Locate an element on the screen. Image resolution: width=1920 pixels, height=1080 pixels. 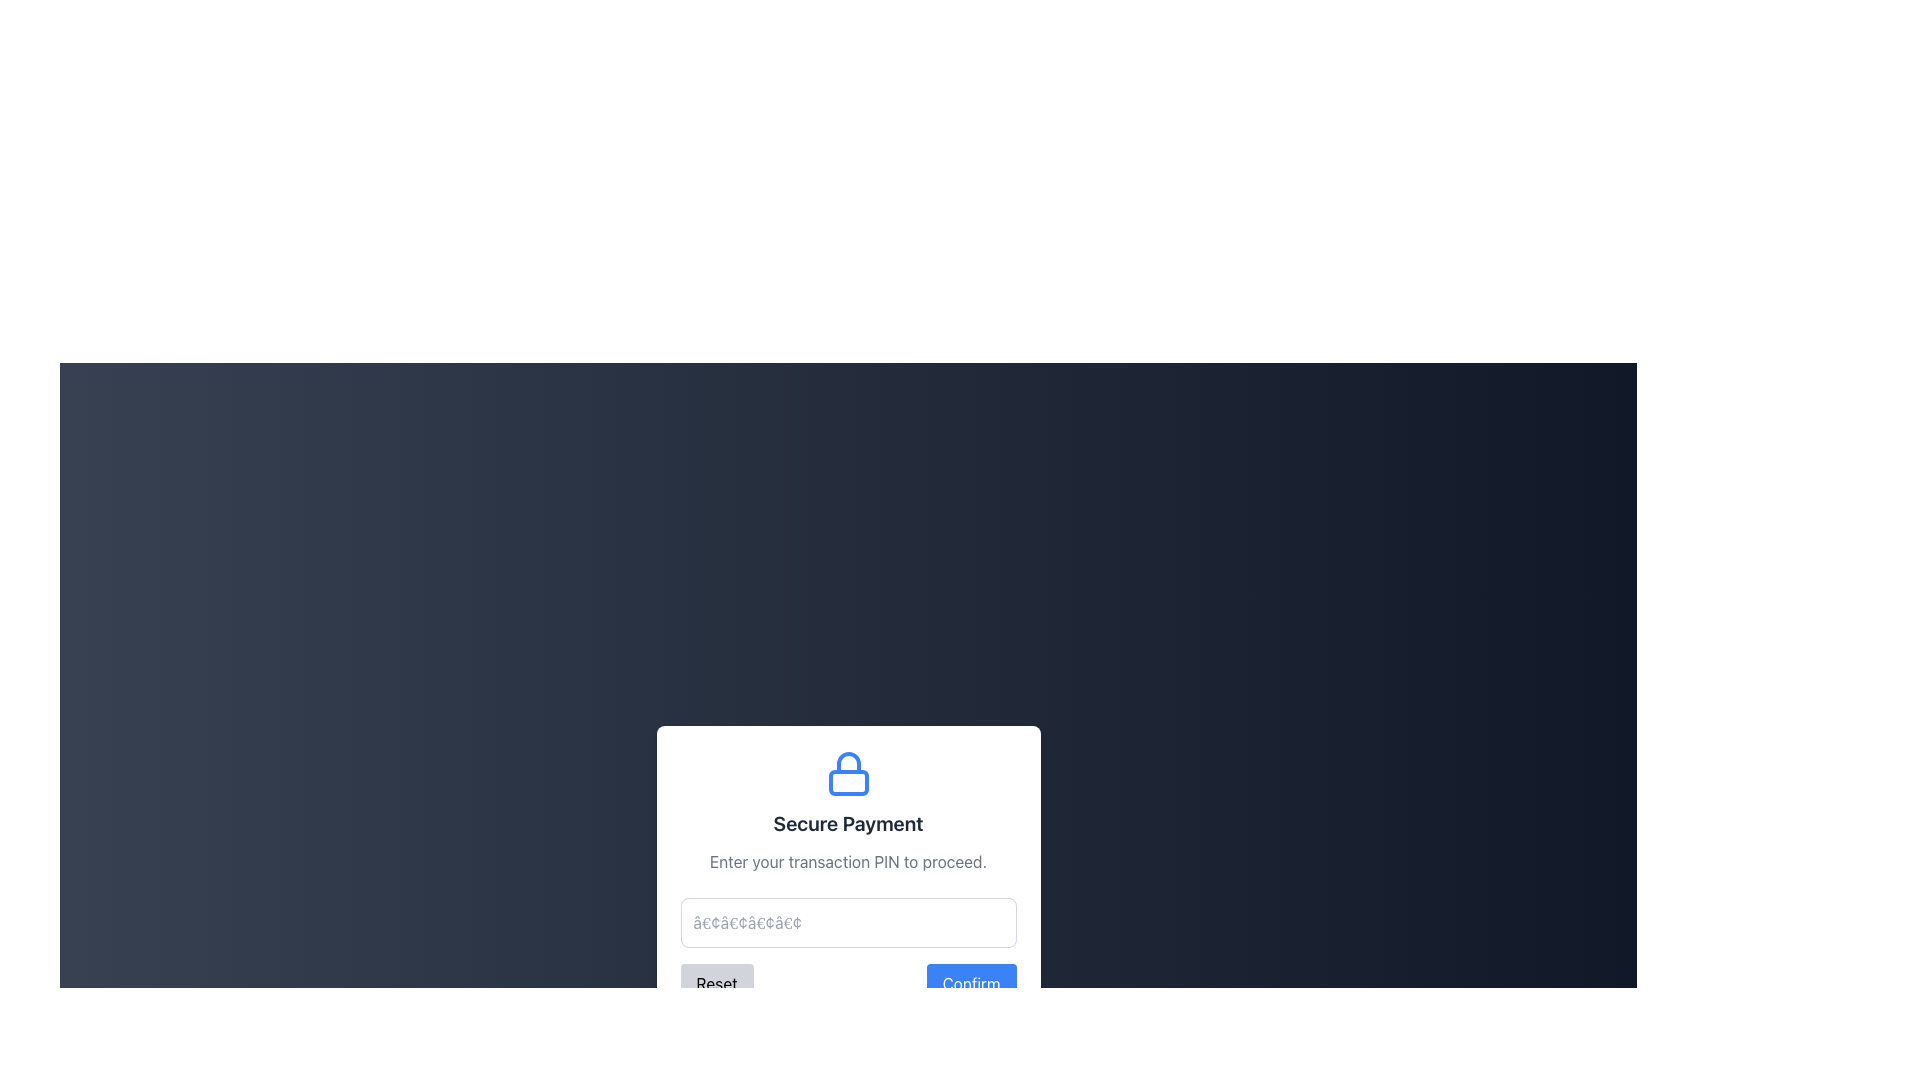
the lock icon that signifies security, located above the 'Secure Payment' text in the modal dialog is located at coordinates (848, 773).